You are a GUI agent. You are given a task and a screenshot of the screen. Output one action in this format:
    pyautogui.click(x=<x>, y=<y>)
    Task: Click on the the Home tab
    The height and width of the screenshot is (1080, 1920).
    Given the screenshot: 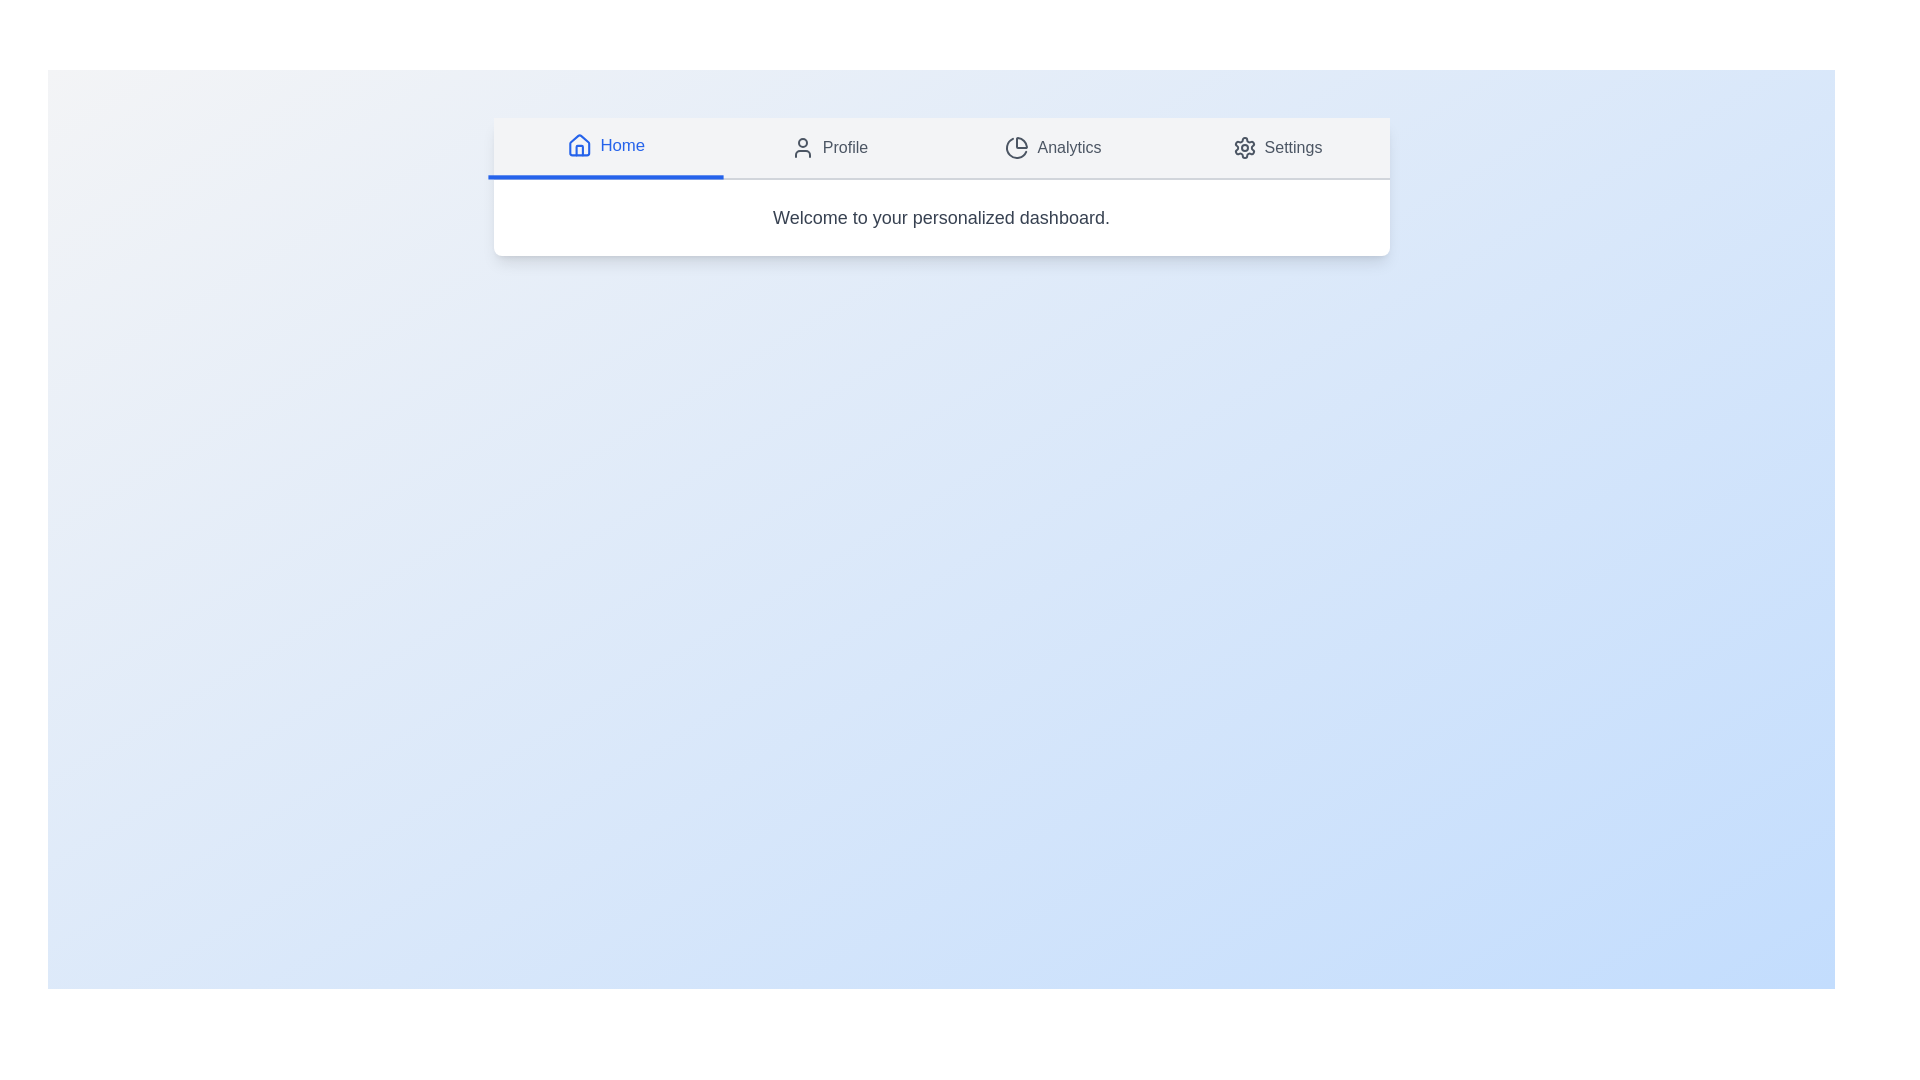 What is the action you would take?
    pyautogui.click(x=604, y=146)
    